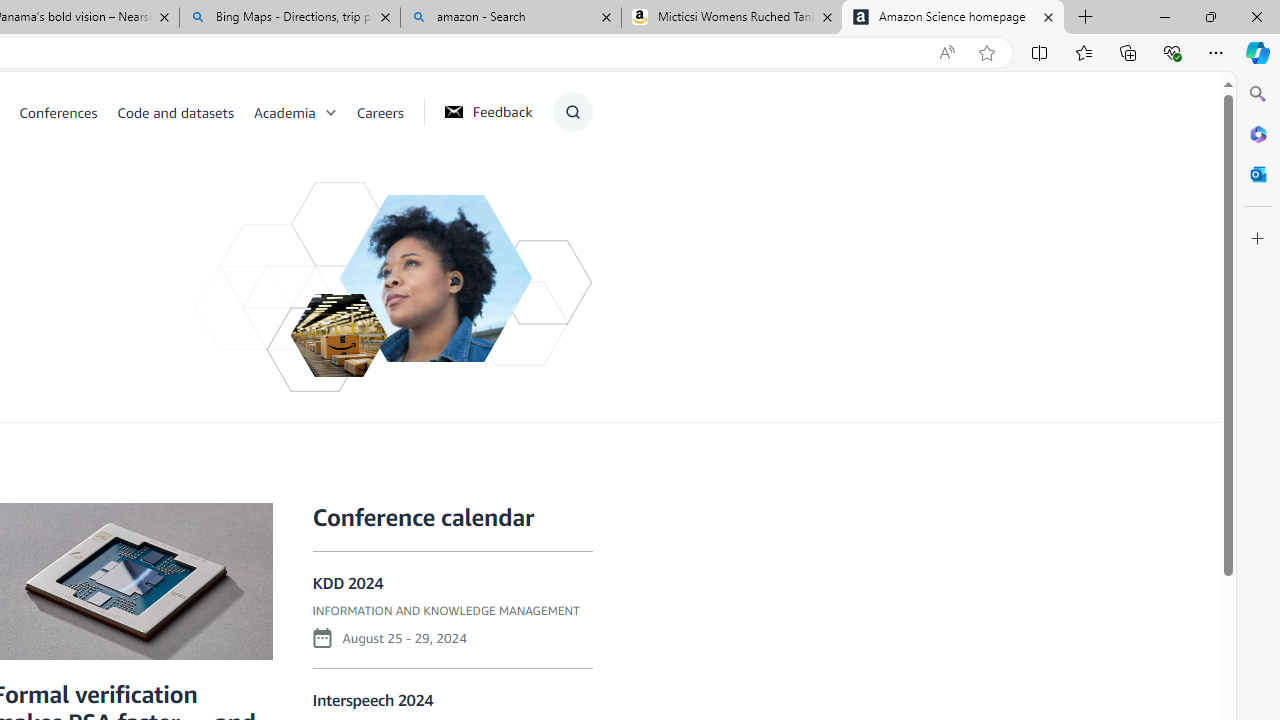 This screenshot has width=1280, height=720. I want to click on 'Code and datasets', so click(184, 111).